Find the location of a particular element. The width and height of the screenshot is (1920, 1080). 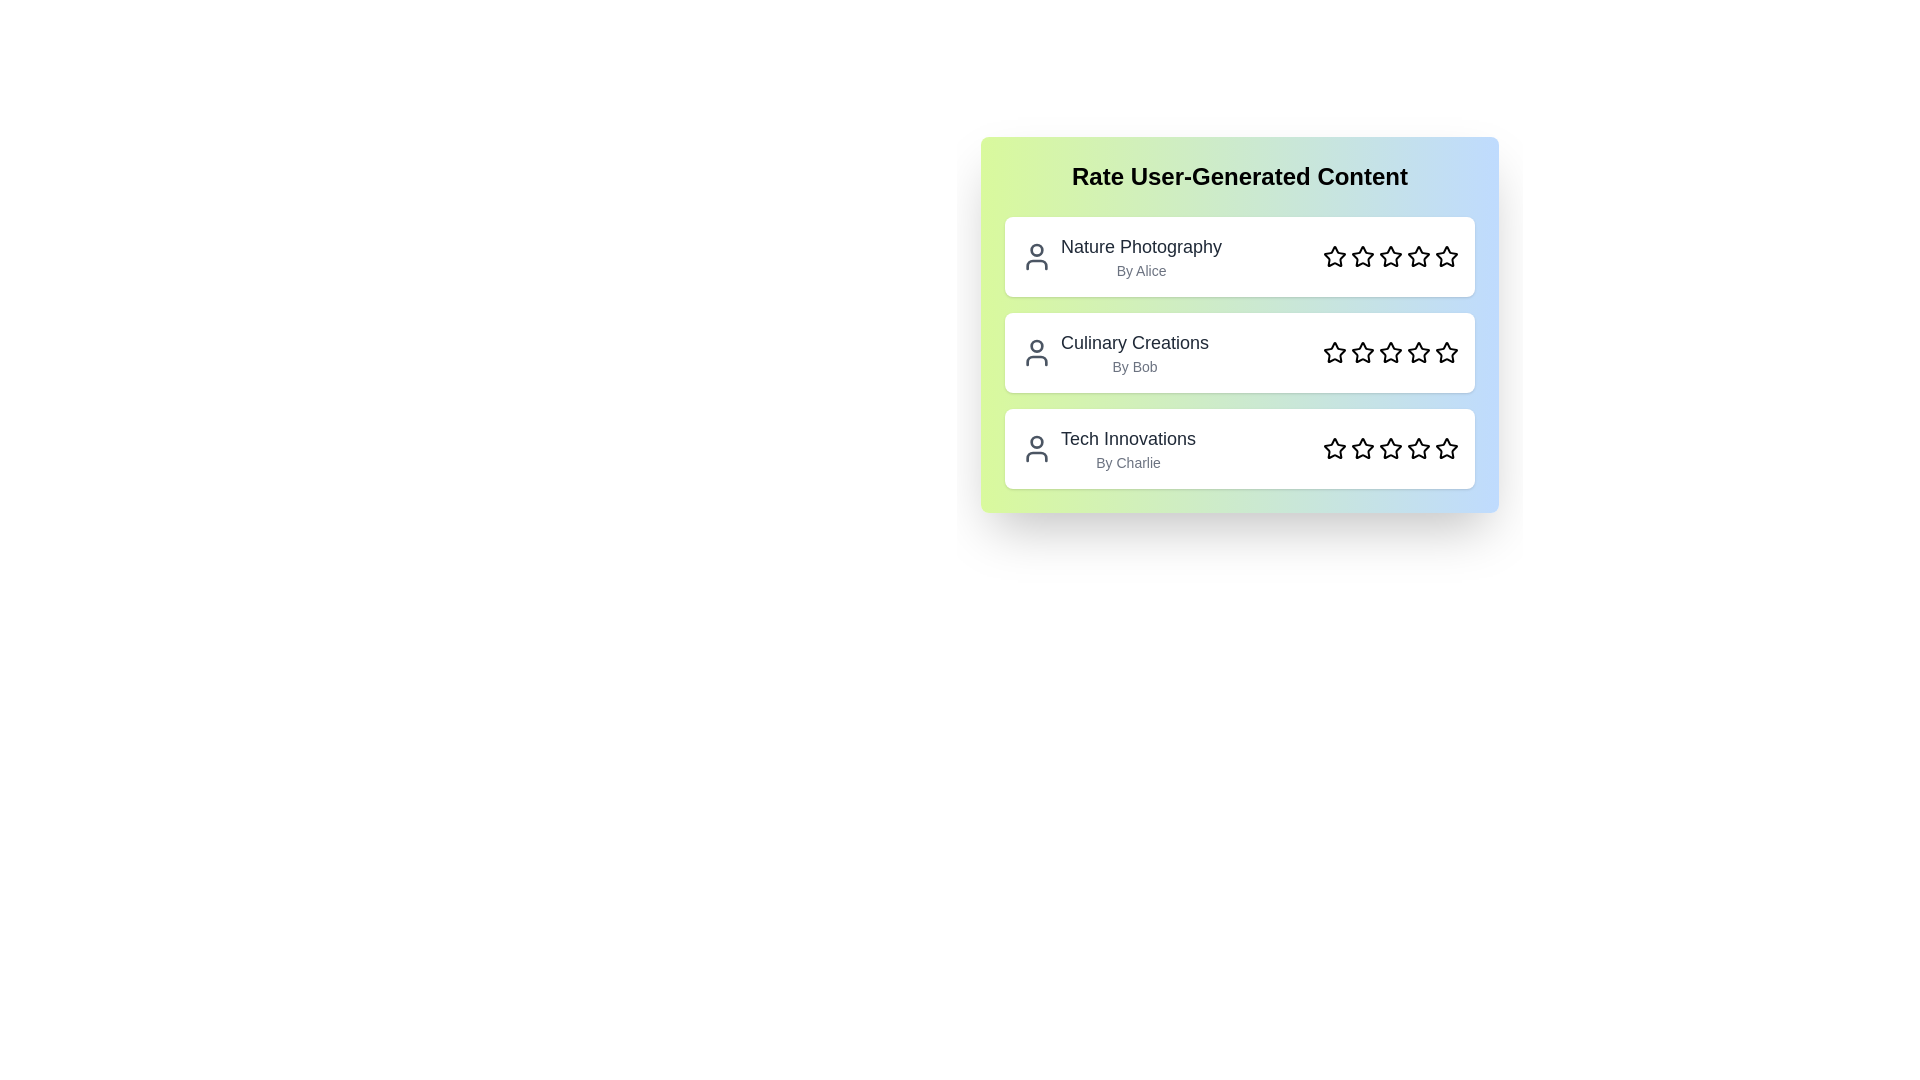

the heading 'Rate User-Generated Content' to understand the purpose of the component is located at coordinates (1238, 176).